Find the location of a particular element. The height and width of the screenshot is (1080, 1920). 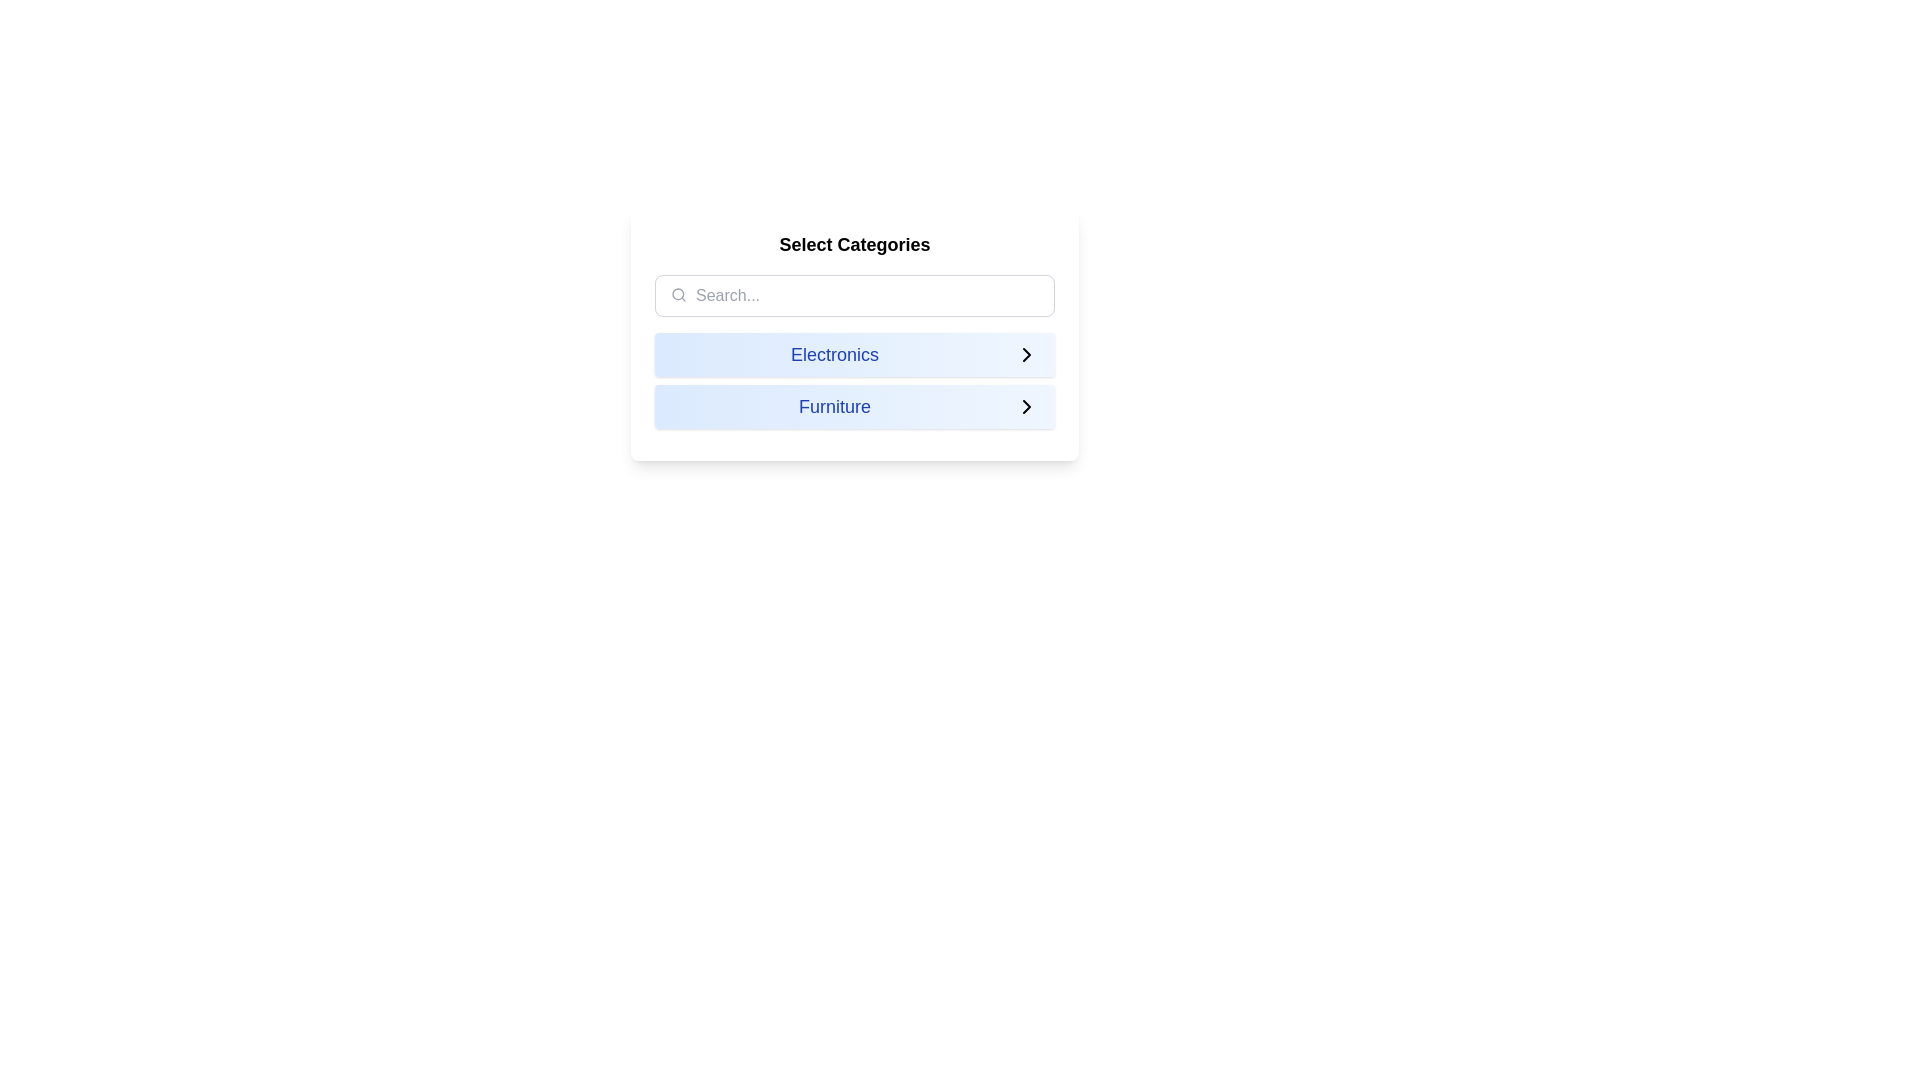

the 'Electronics' option in the 'Select Categories' card is located at coordinates (854, 333).